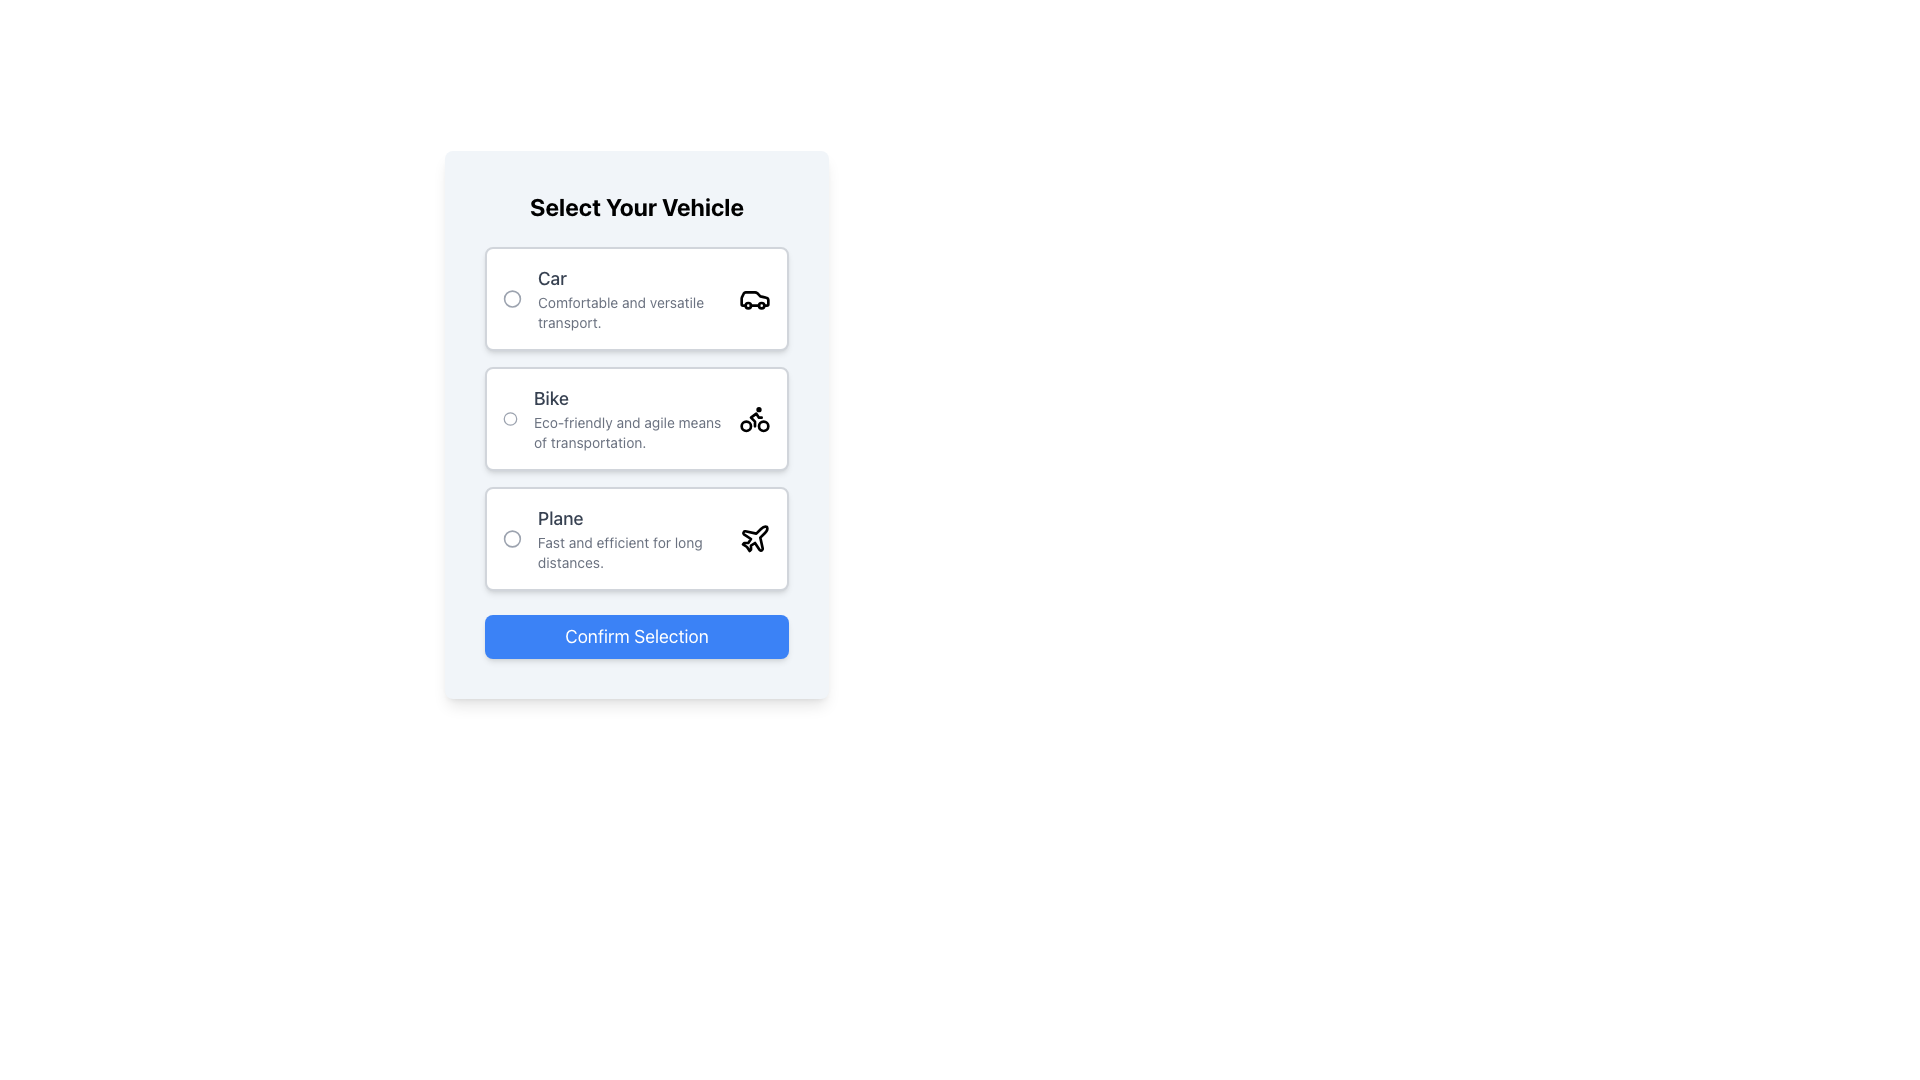 This screenshot has width=1920, height=1080. Describe the element at coordinates (629, 299) in the screenshot. I see `the Text Block element that displays the word 'Car' in a larger, bold font, indicating it as the first option in a list of transport modes` at that location.